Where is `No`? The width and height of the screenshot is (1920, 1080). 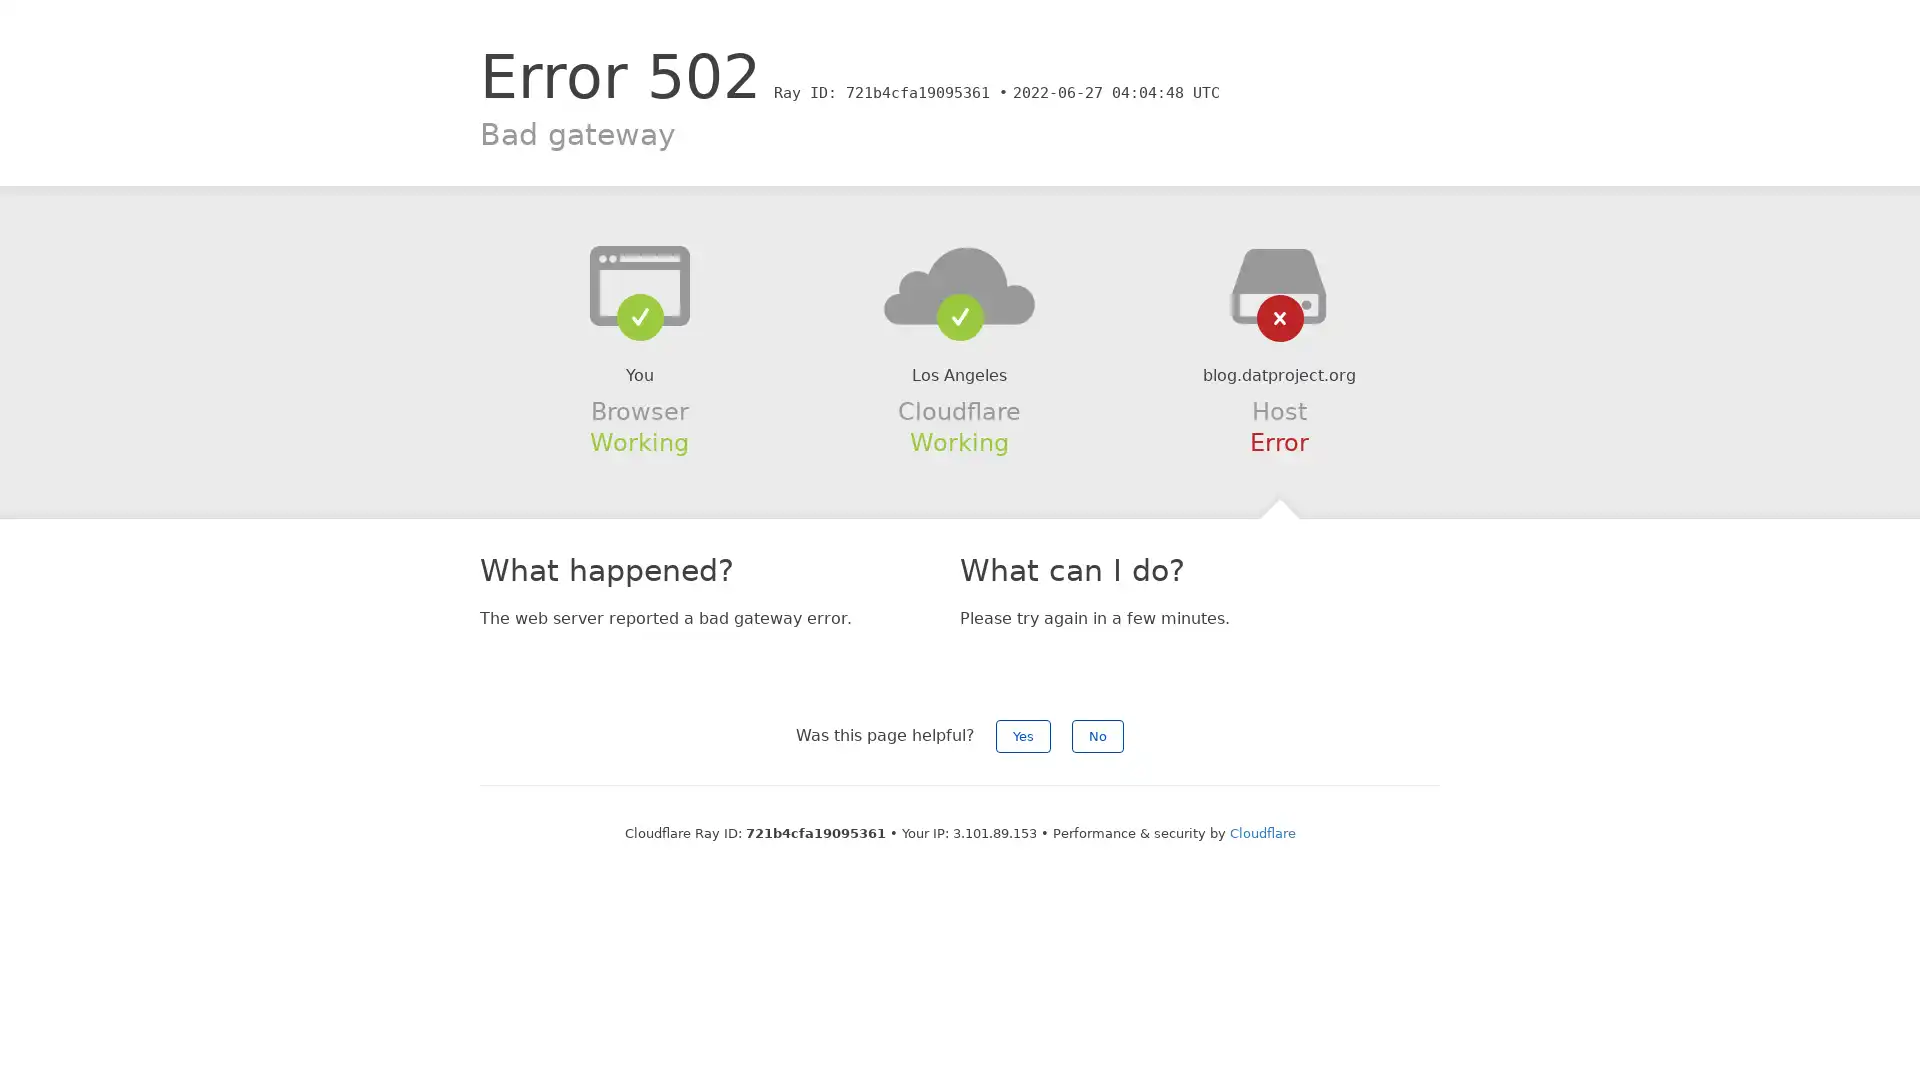
No is located at coordinates (1097, 736).